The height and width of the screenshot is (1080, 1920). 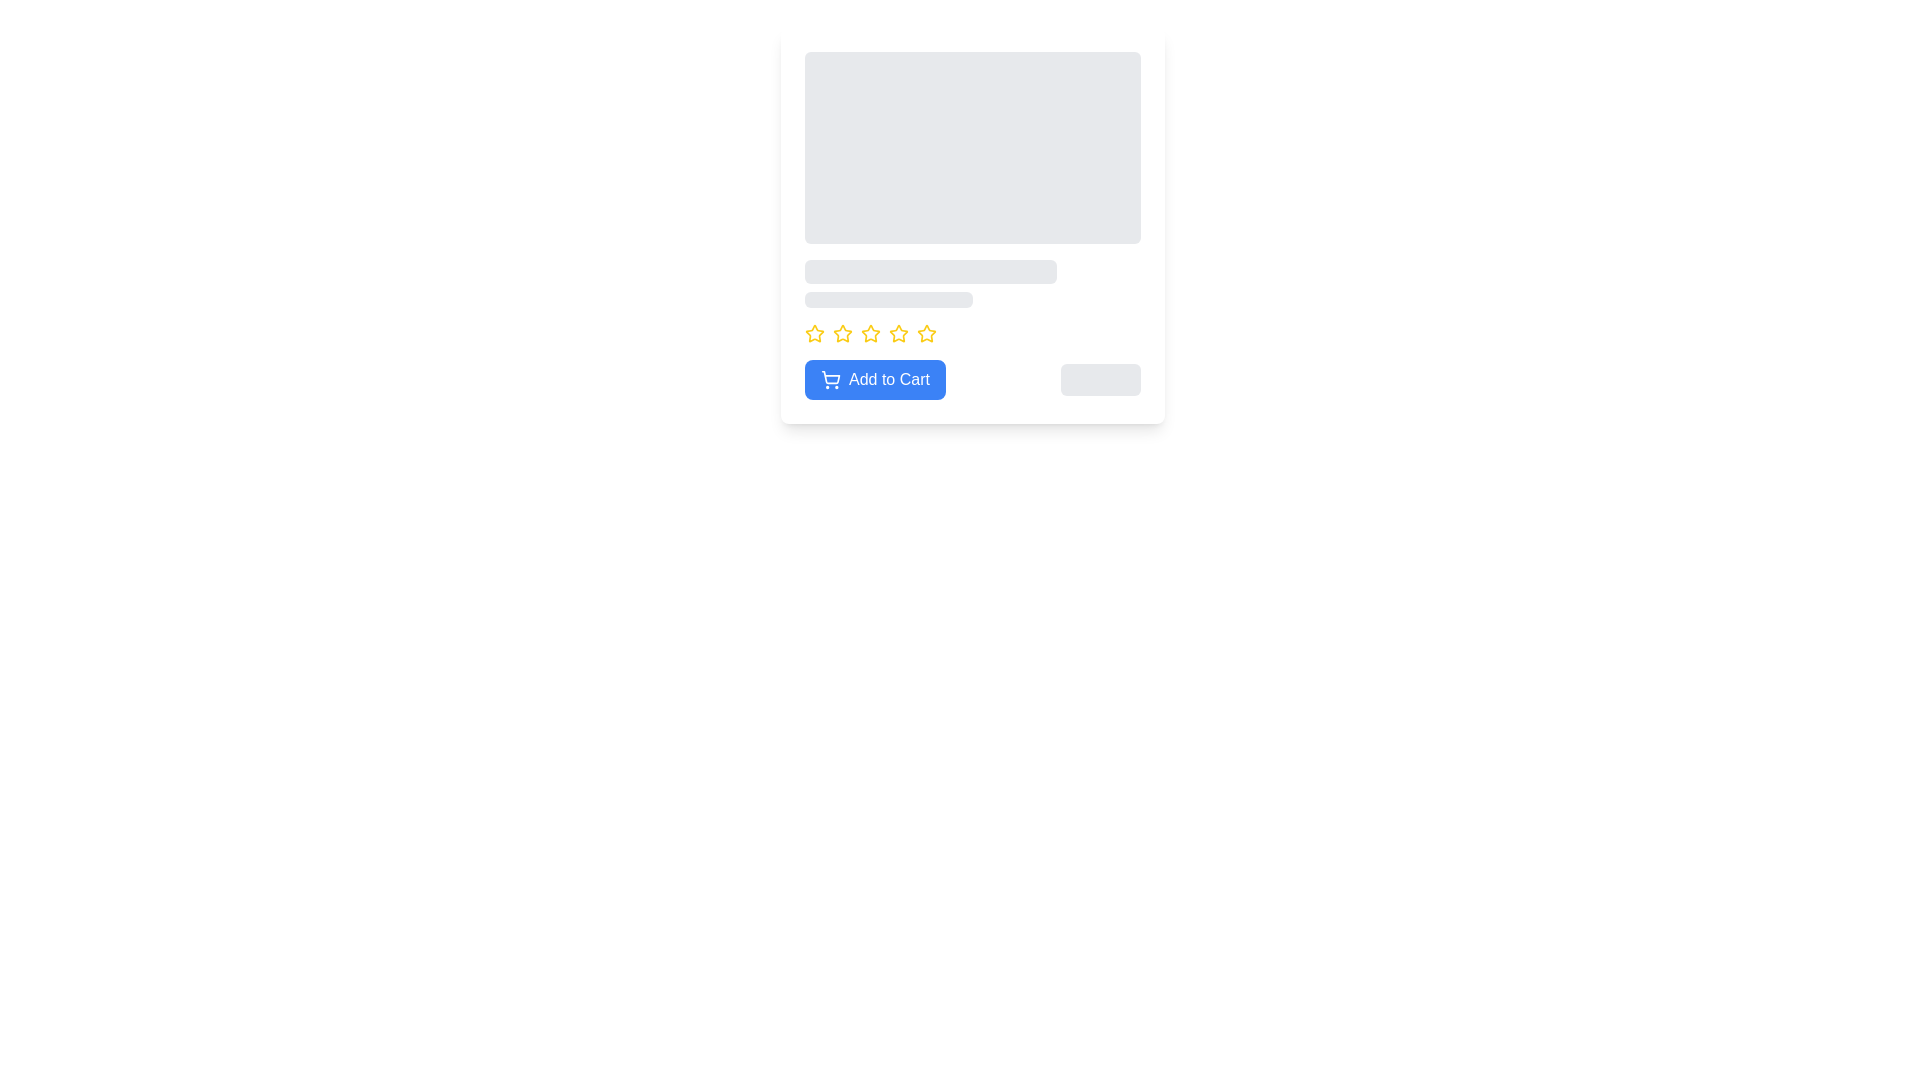 I want to click on the visual representation of the shopping cart icon located on the left side of the 'Add to Cart' button, which is situated in the bottom-left section of the product details card, so click(x=830, y=380).